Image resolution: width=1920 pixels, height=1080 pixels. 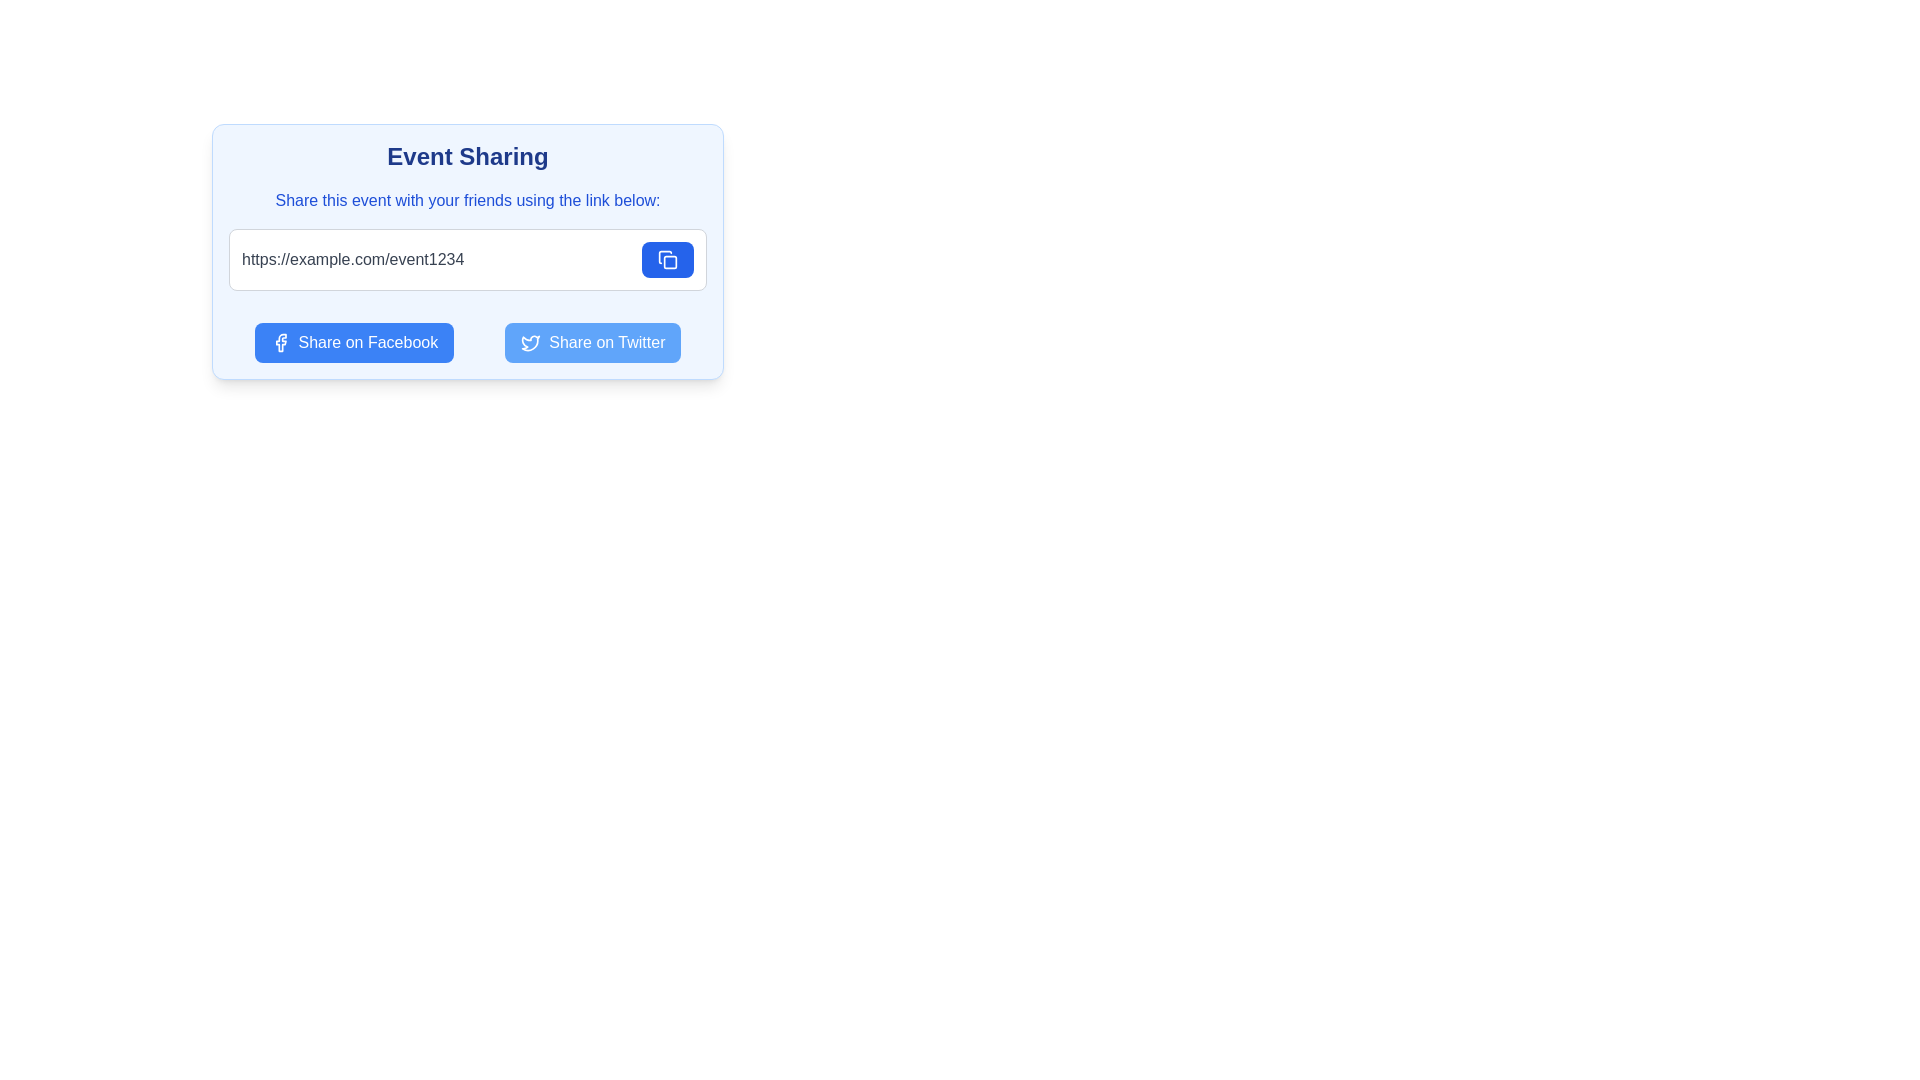 I want to click on the Facebook logo icon within the 'Share on Facebook' button, so click(x=279, y=342).